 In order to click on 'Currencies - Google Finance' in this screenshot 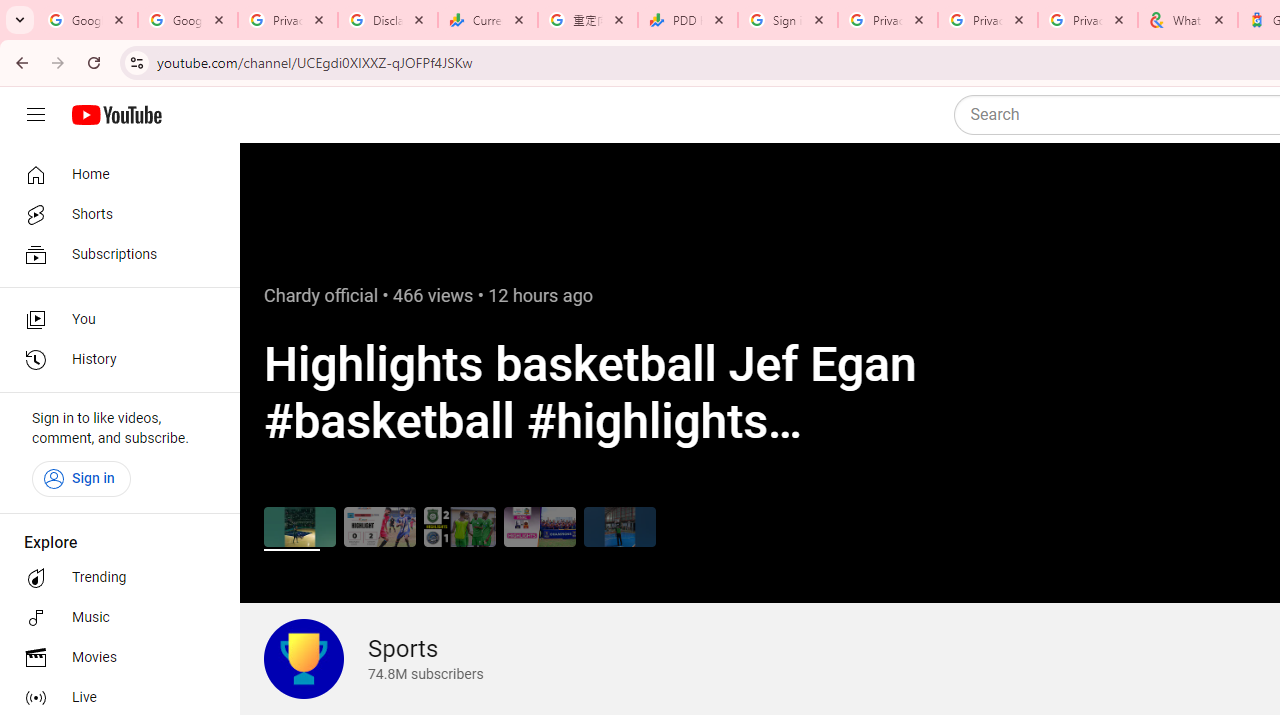, I will do `click(487, 20)`.